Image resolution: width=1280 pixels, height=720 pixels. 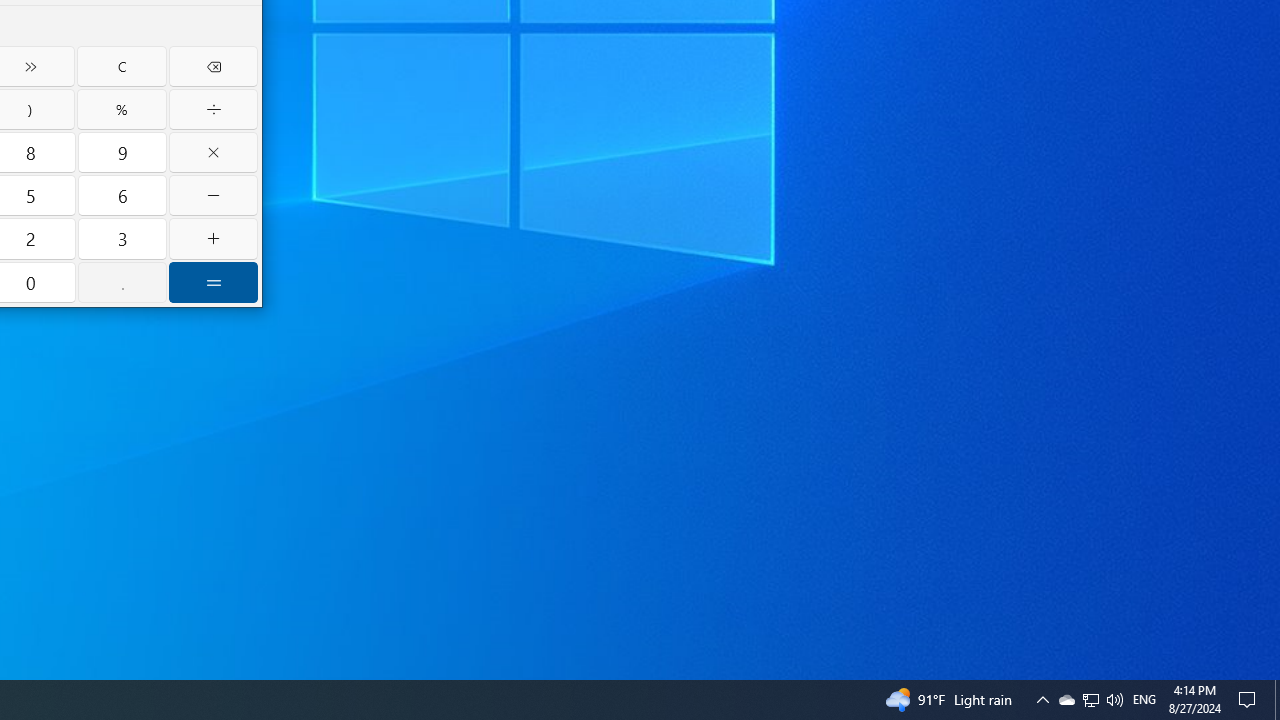 I want to click on 'Three', so click(x=121, y=238).